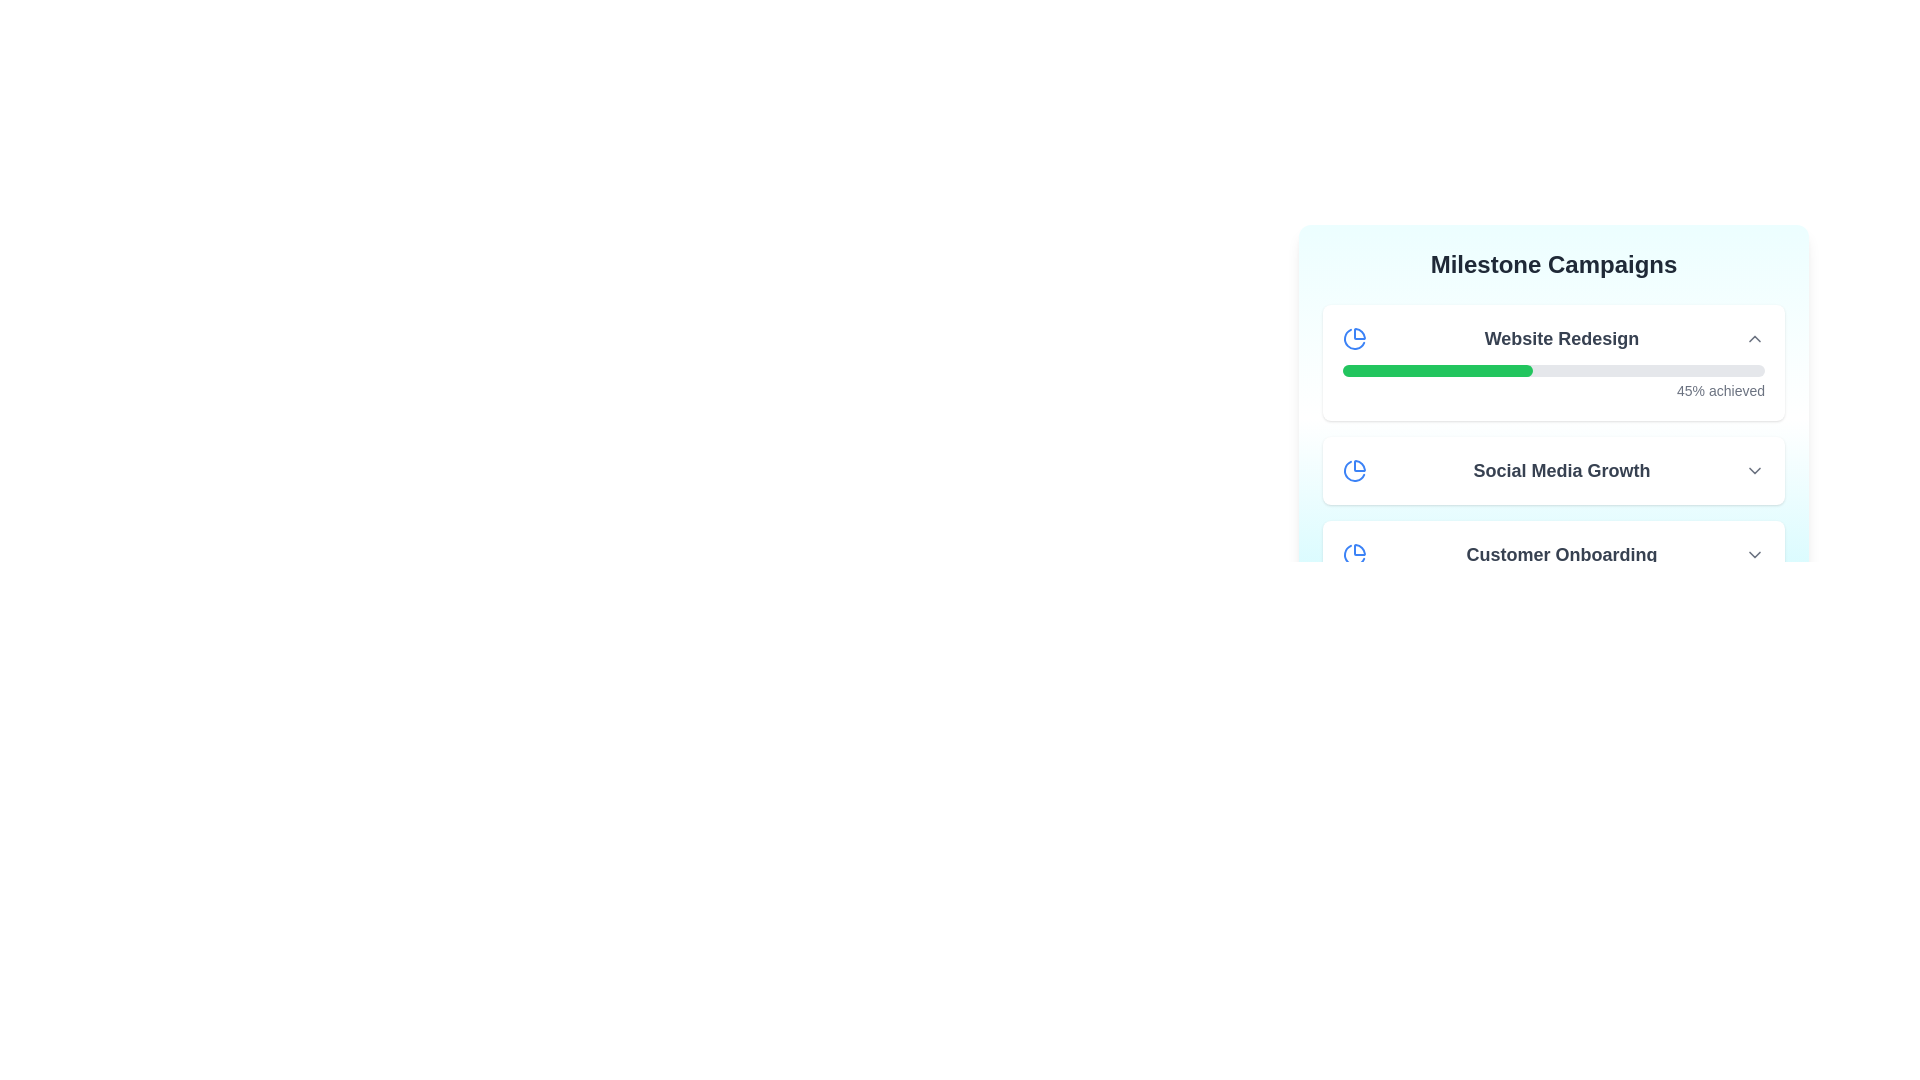 This screenshot has height=1080, width=1920. Describe the element at coordinates (1553, 338) in the screenshot. I see `displayed title 'Website Redesign' from the Header Row located in the 'Milestone Campaigns' section, which features a blue pie chart icon on the left and a dropdown arrow icon on the right` at that location.